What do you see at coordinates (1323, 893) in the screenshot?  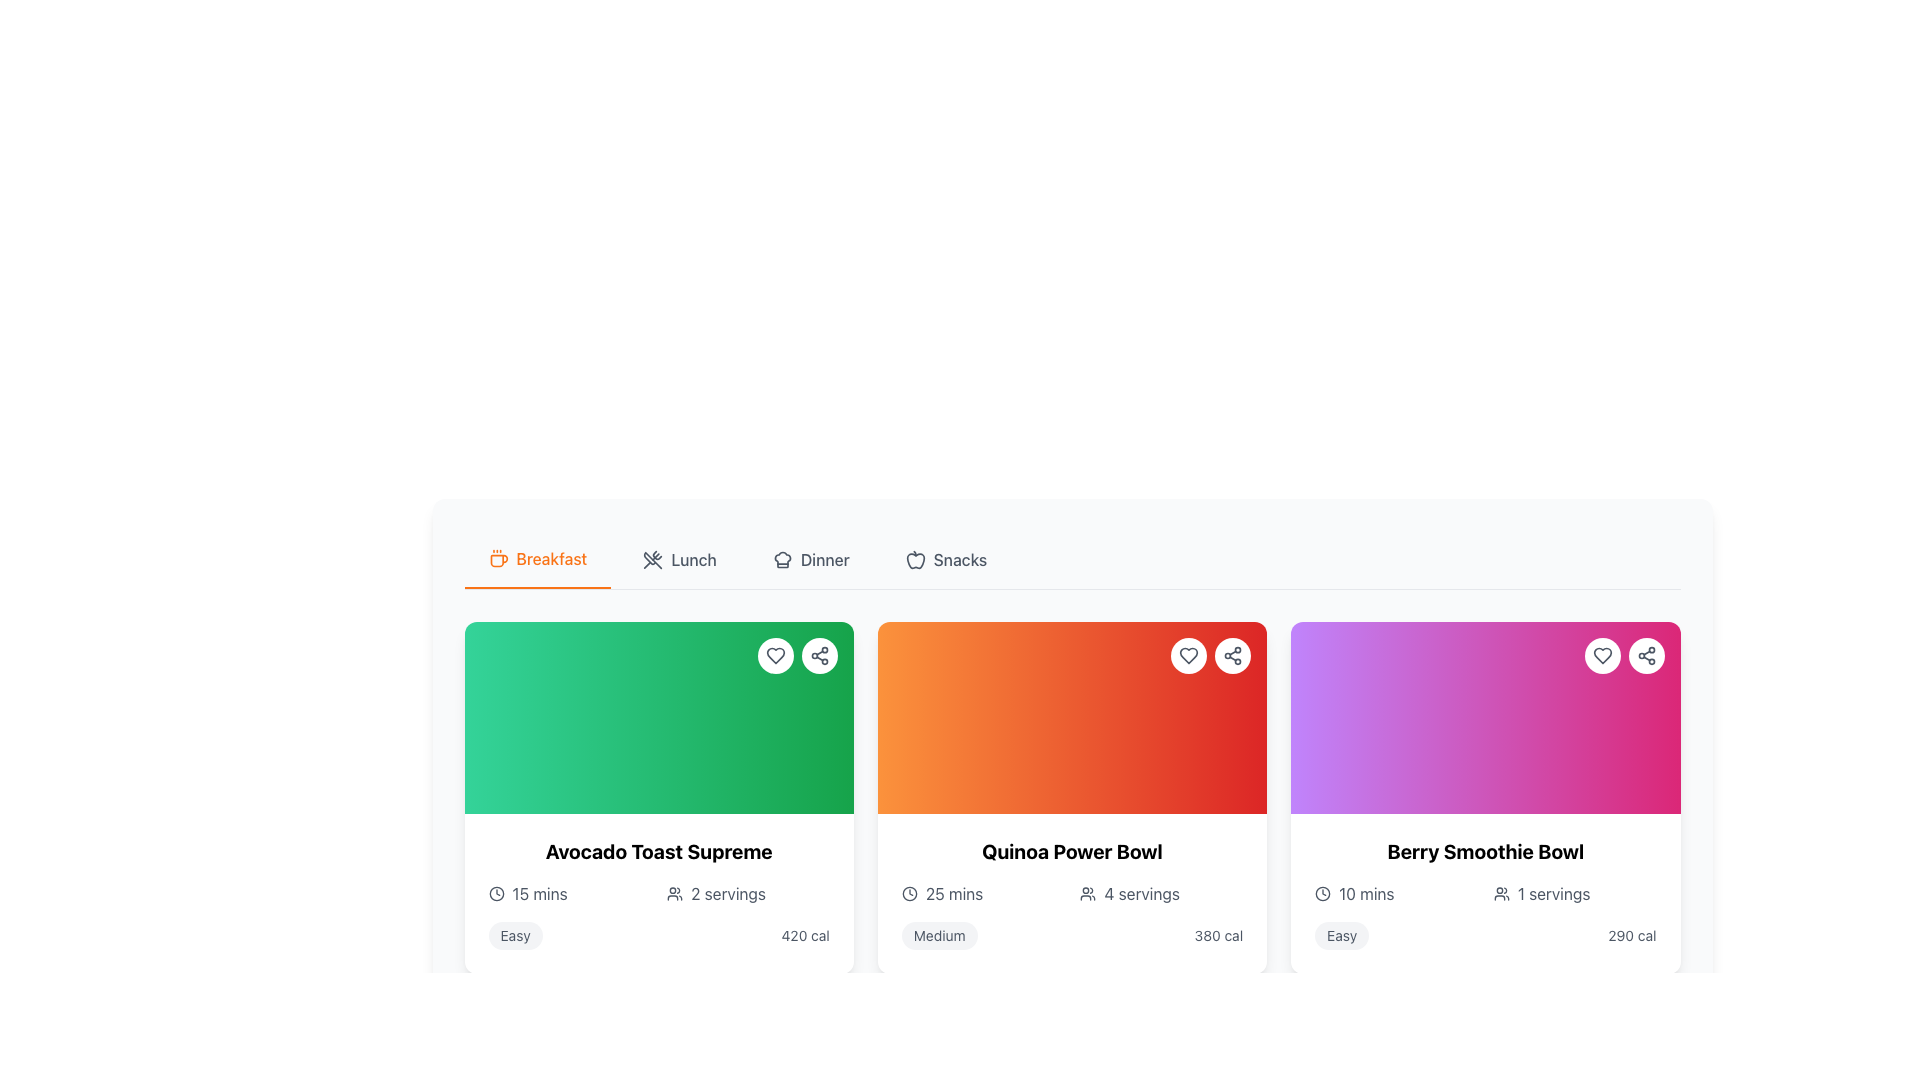 I see `the circular outline in the clock icon located in the top-right section of the 'Berry Smoothie Bowl' card` at bounding box center [1323, 893].